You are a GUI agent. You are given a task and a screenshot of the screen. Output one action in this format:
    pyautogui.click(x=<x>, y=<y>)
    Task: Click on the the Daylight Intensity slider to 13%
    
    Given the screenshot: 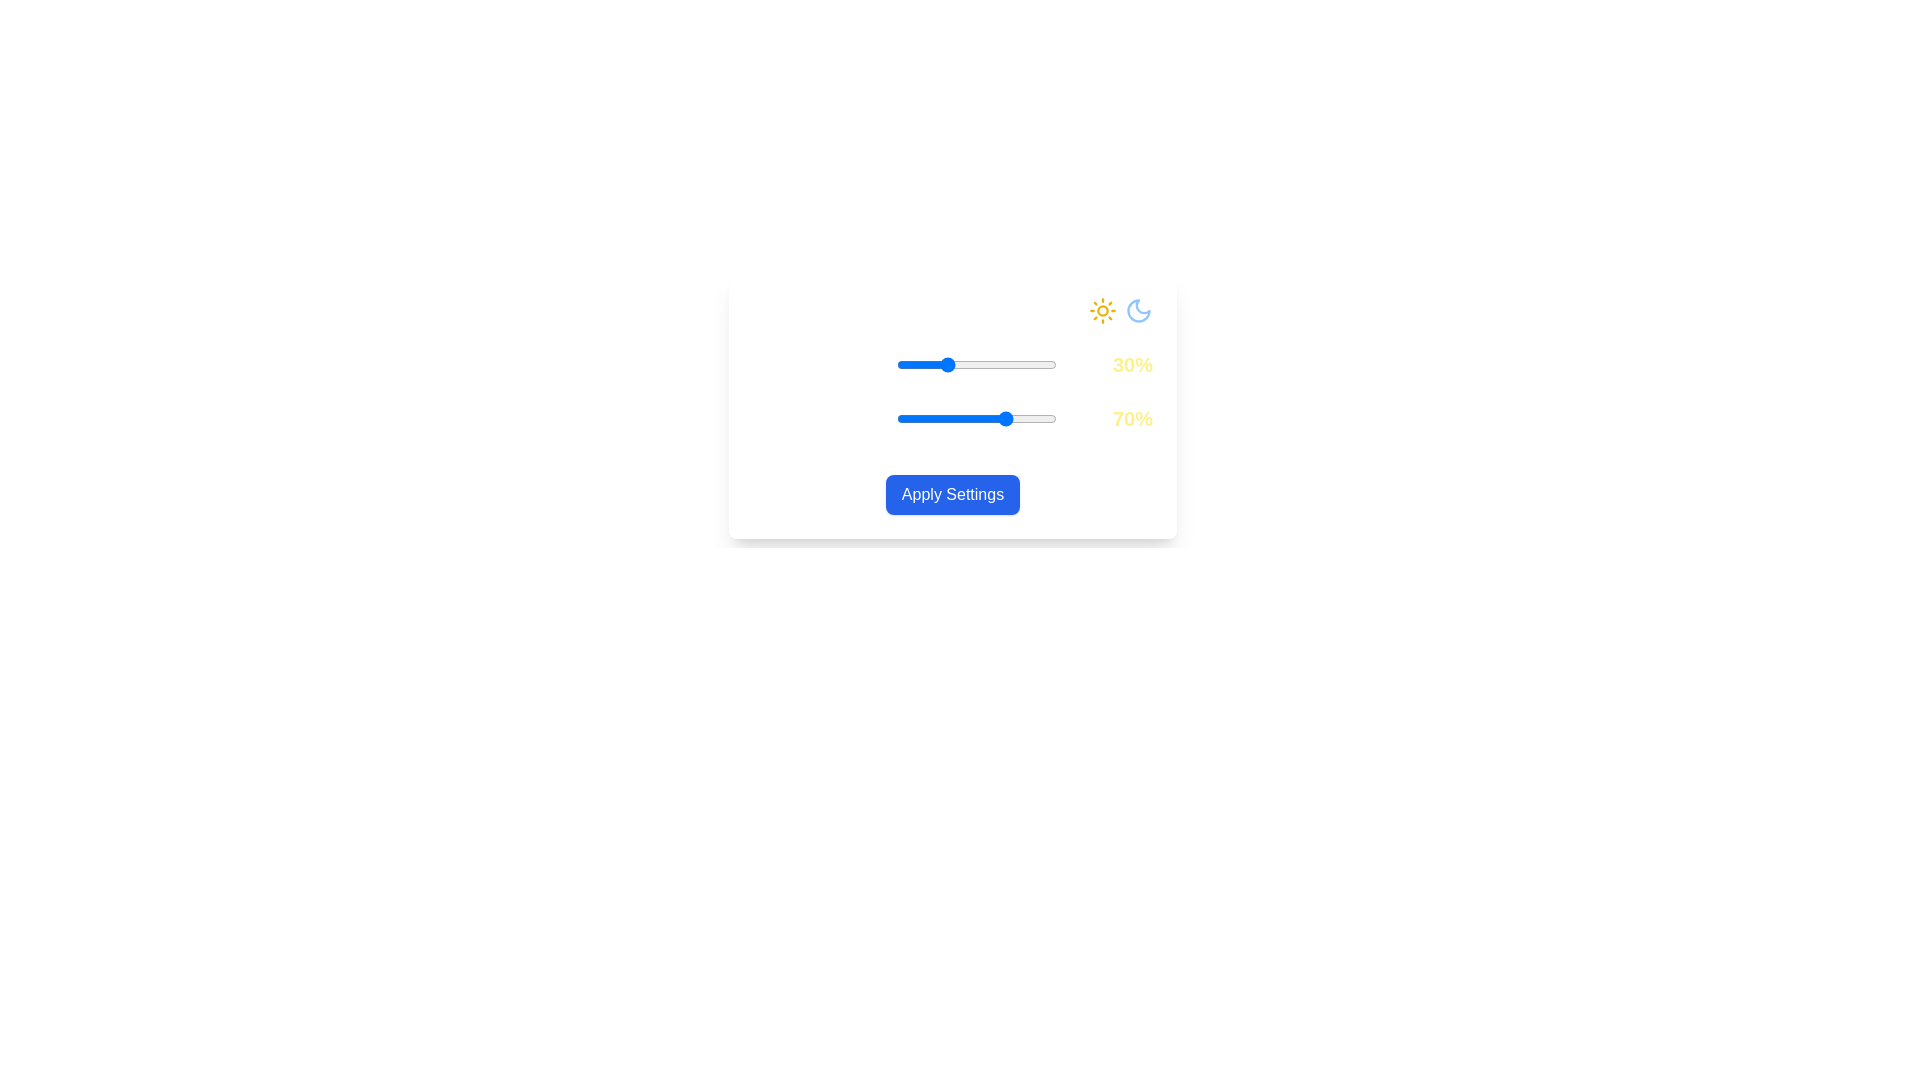 What is the action you would take?
    pyautogui.click(x=916, y=365)
    